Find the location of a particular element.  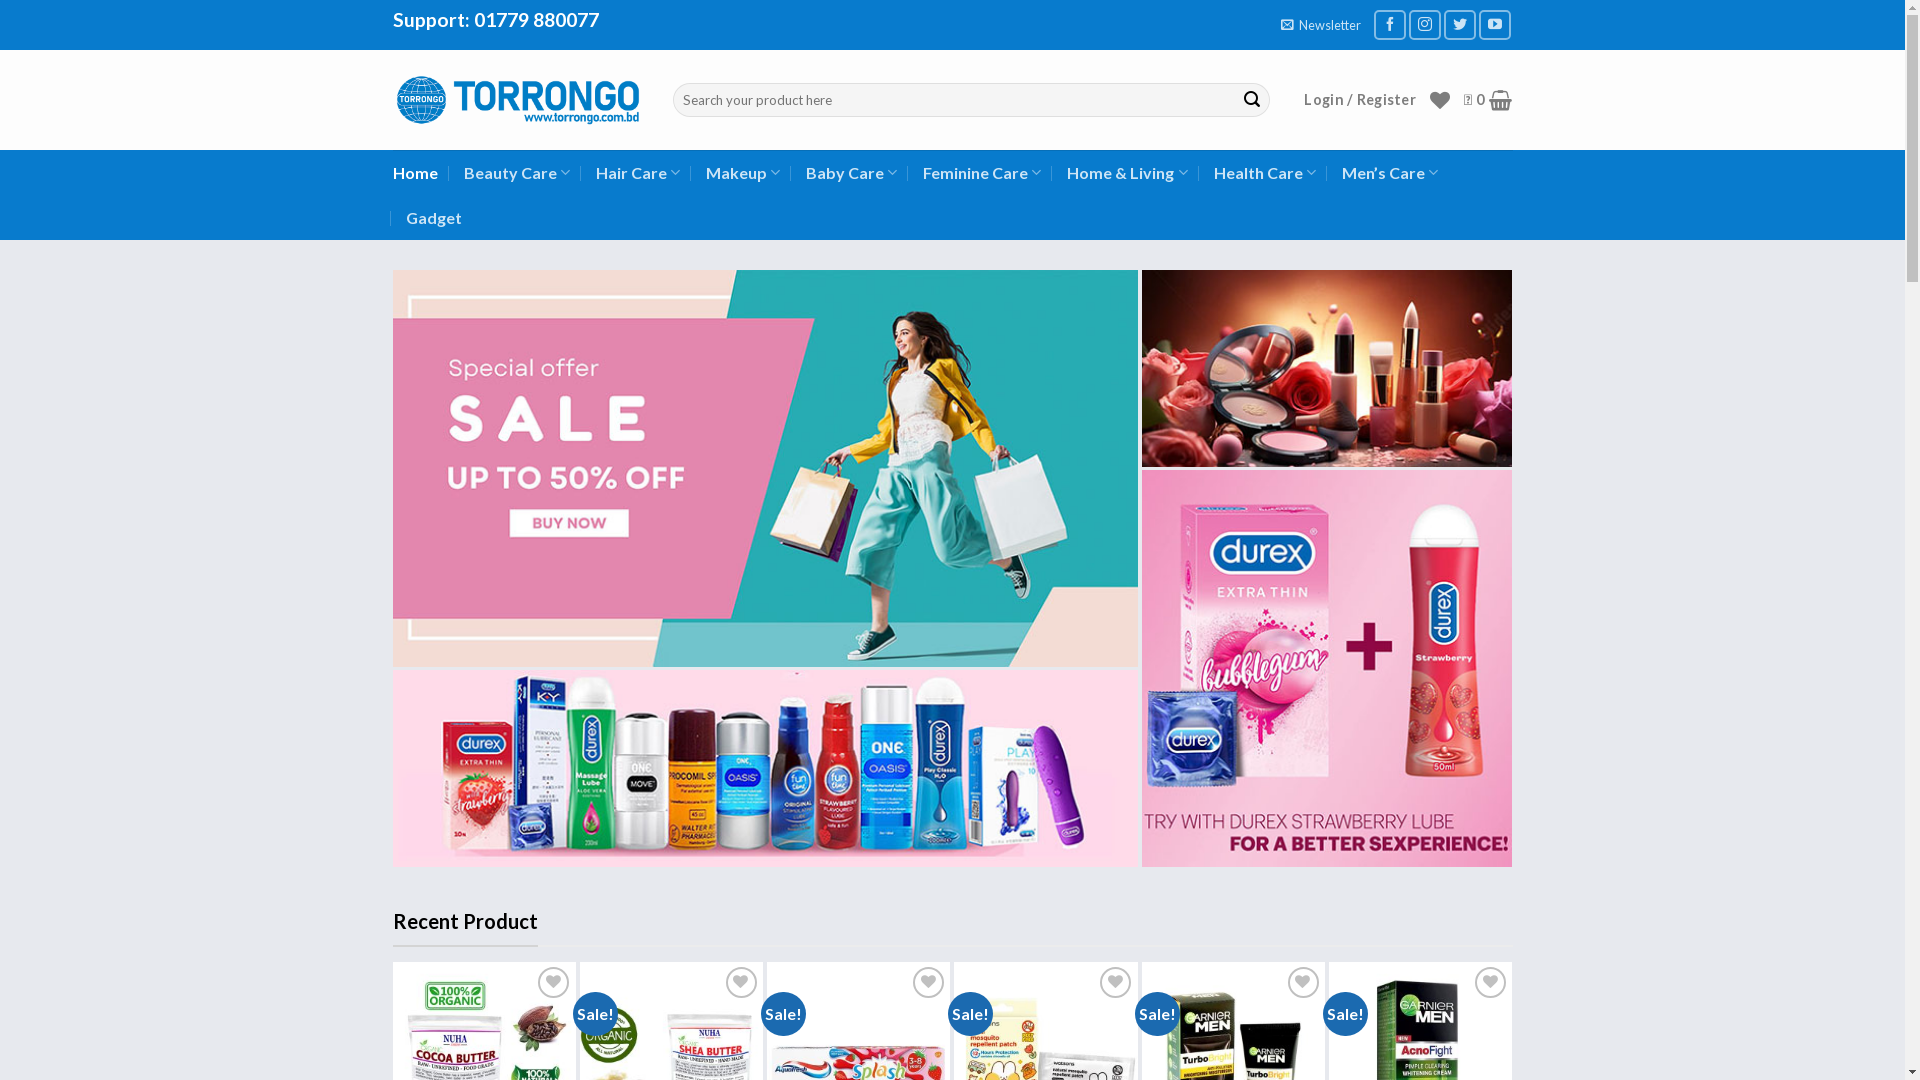

'Follow on YouTube' is located at coordinates (1494, 24).